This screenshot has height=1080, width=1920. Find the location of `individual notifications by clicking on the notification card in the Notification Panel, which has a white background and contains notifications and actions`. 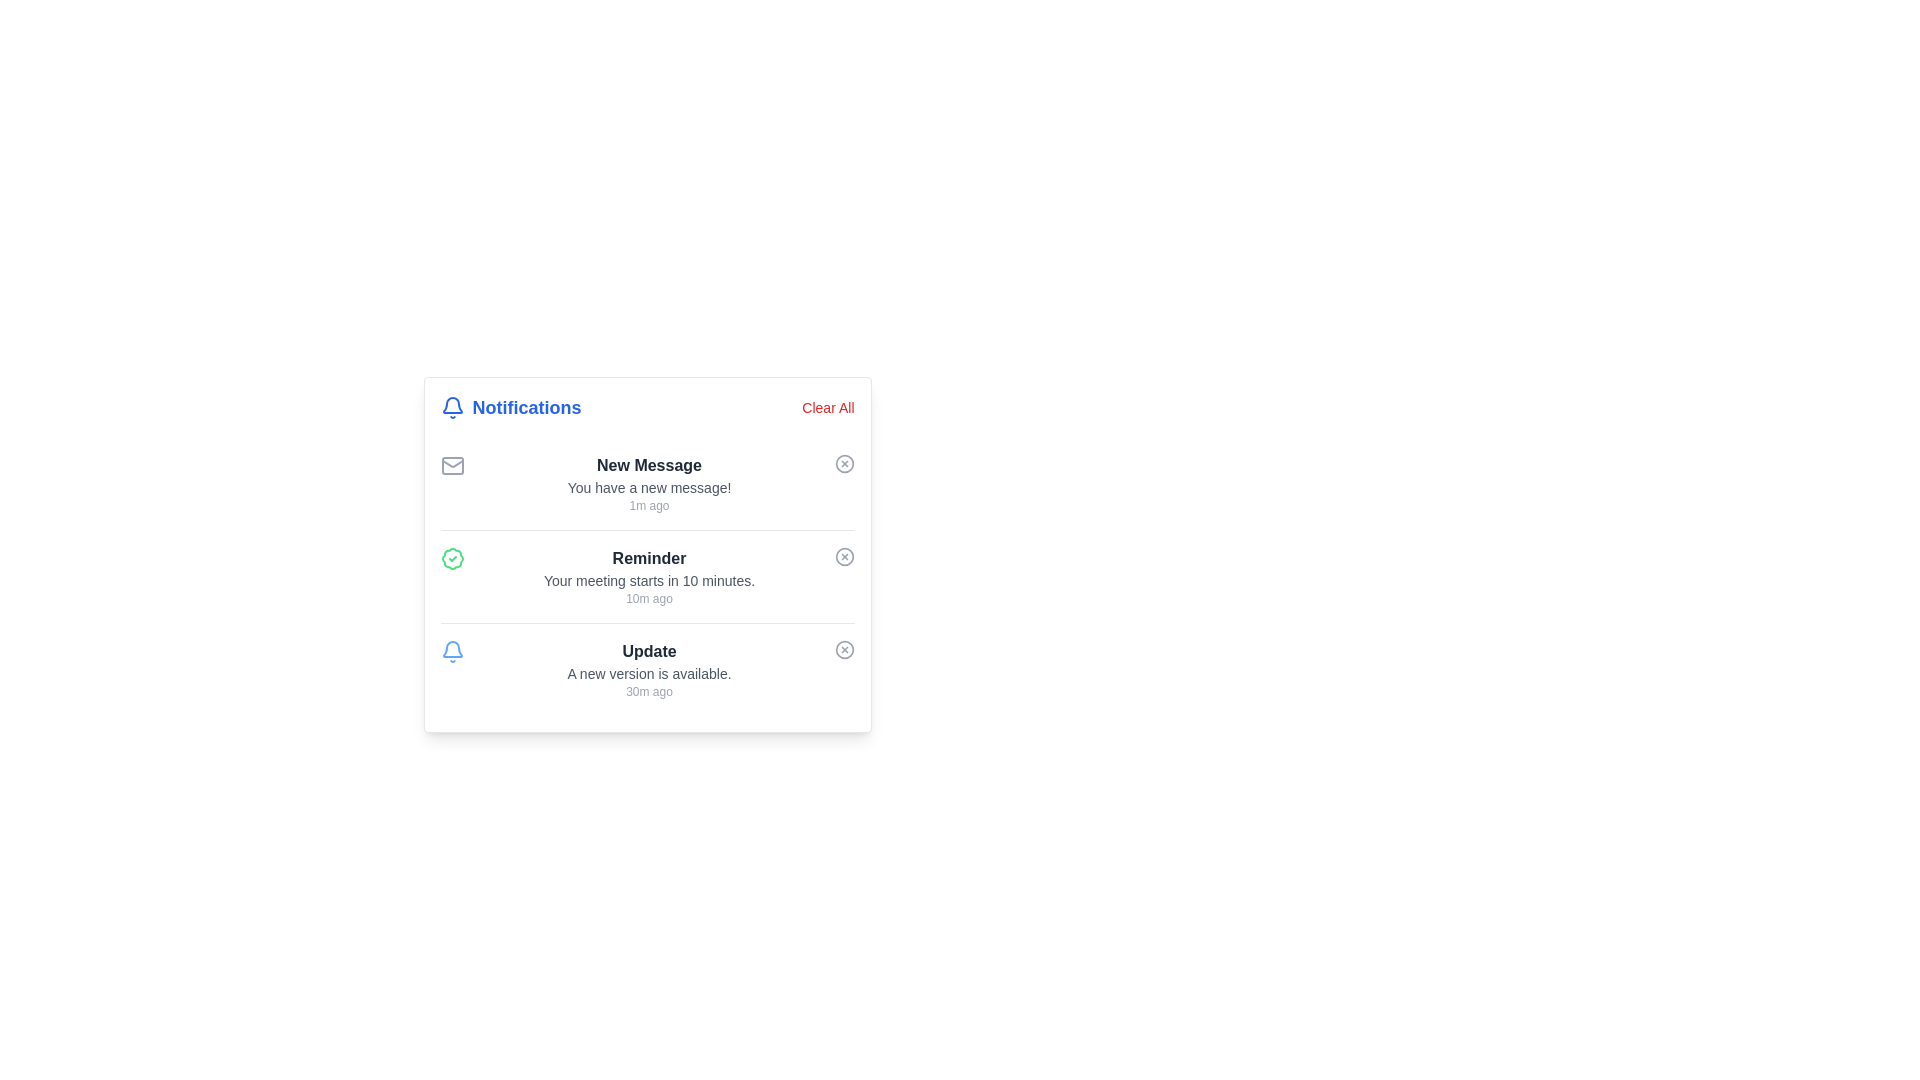

individual notifications by clicking on the notification card in the Notification Panel, which has a white background and contains notifications and actions is located at coordinates (647, 555).